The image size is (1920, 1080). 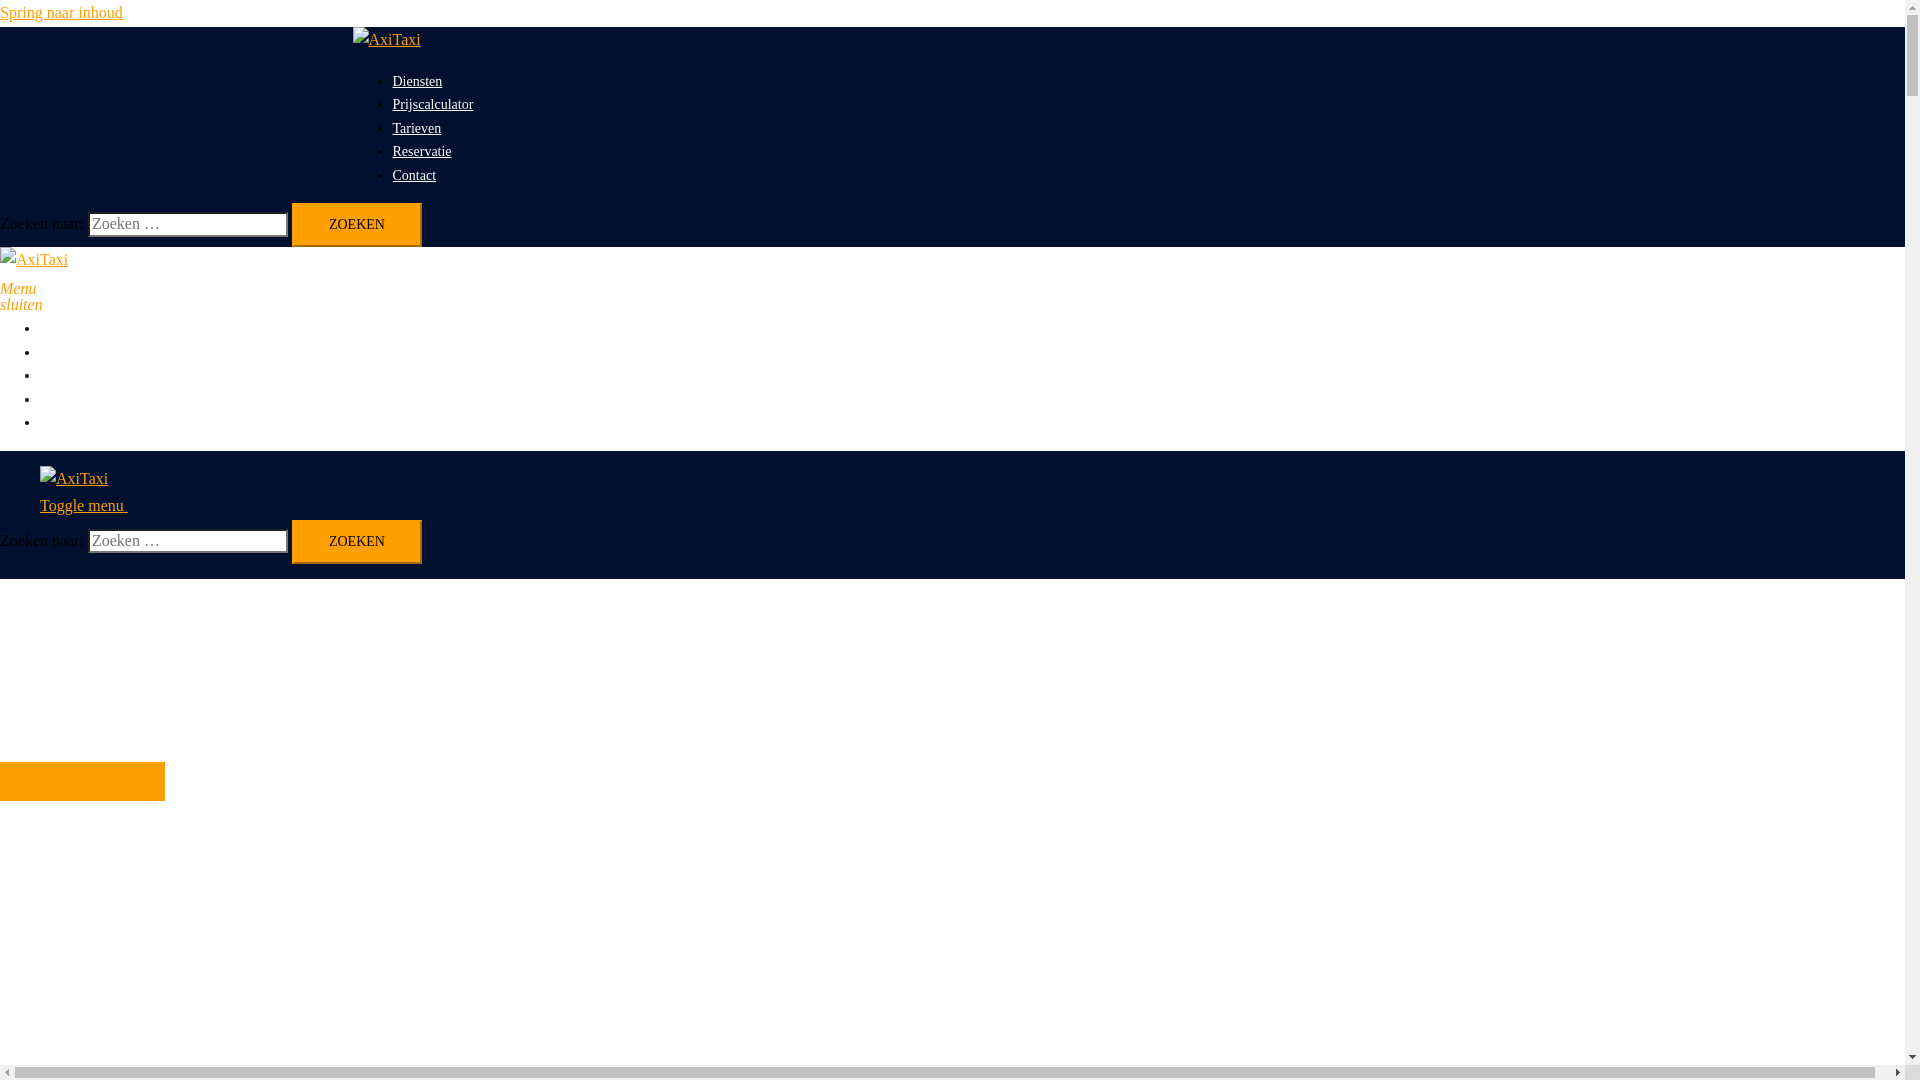 I want to click on 'Tarieven', so click(x=64, y=375).